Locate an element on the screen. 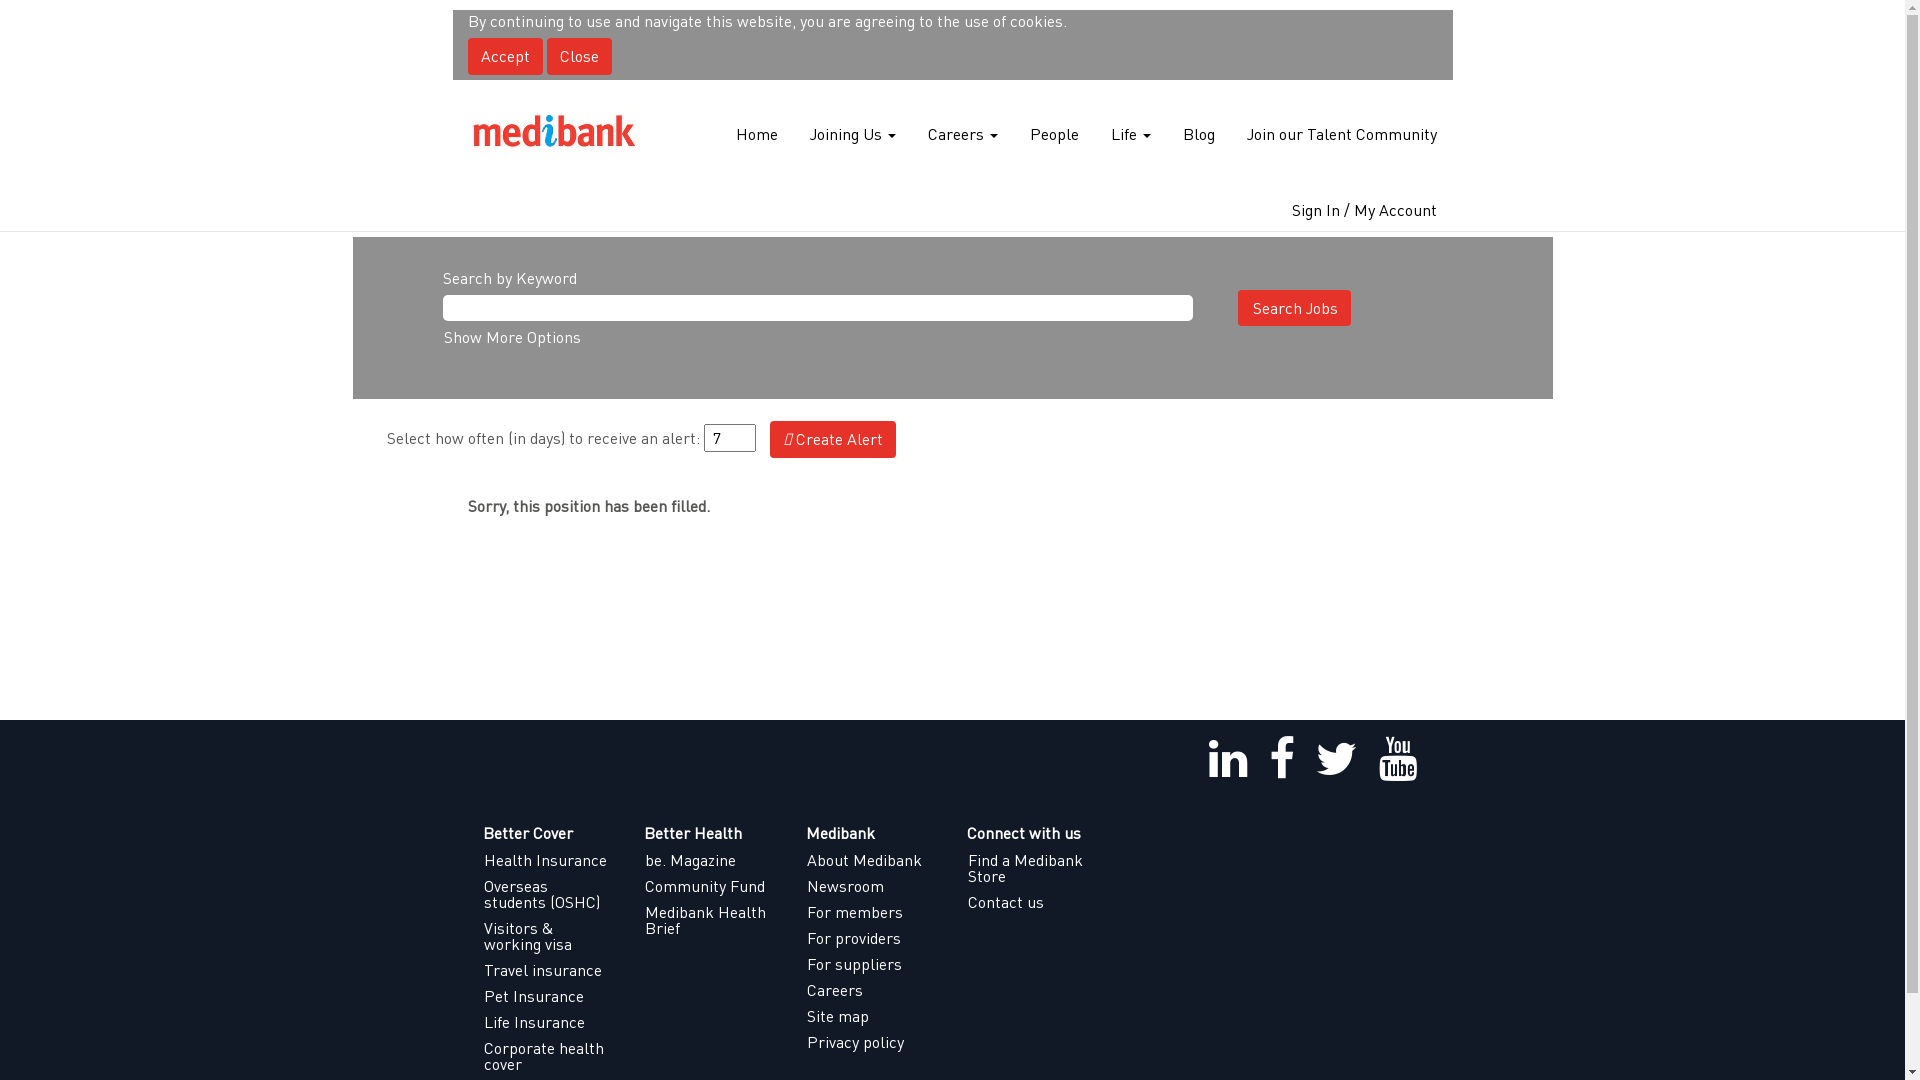  'facebook' is located at coordinates (1281, 759).